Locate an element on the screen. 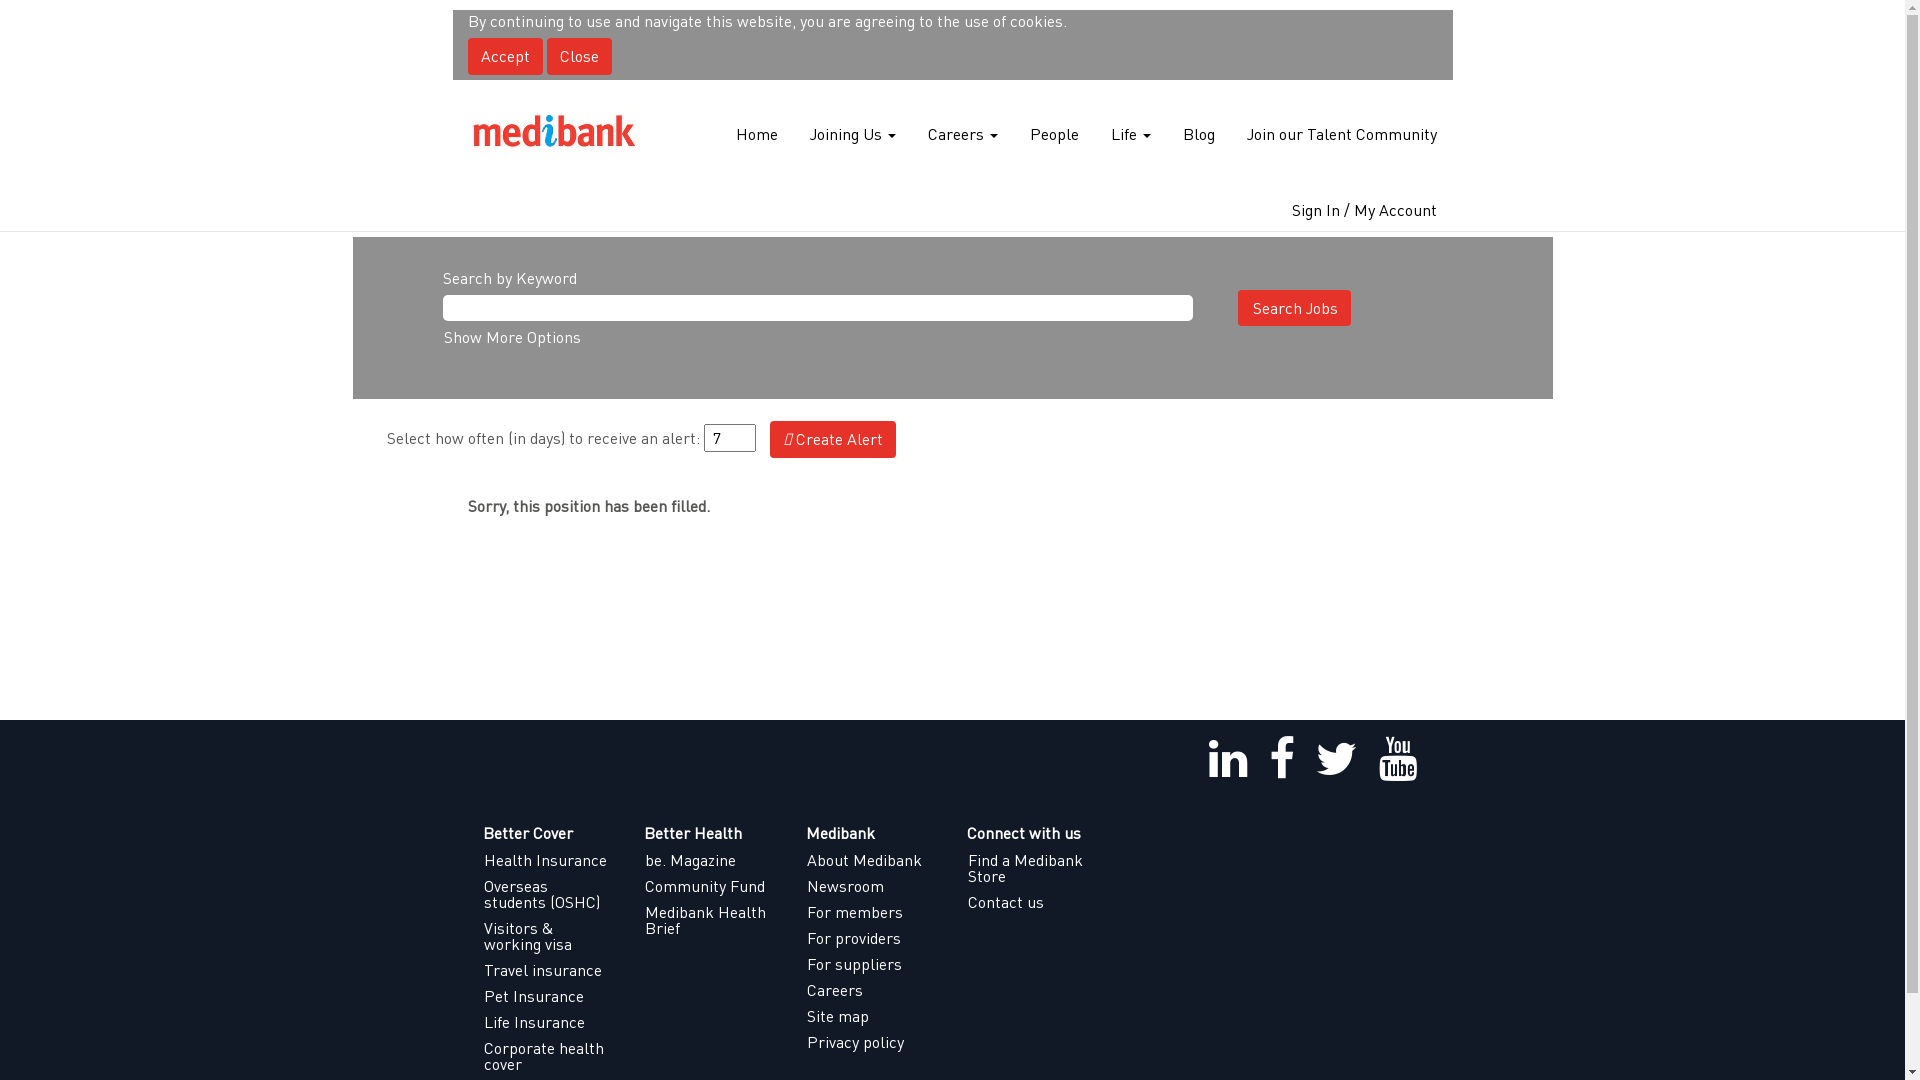  'facebook' is located at coordinates (1281, 759).